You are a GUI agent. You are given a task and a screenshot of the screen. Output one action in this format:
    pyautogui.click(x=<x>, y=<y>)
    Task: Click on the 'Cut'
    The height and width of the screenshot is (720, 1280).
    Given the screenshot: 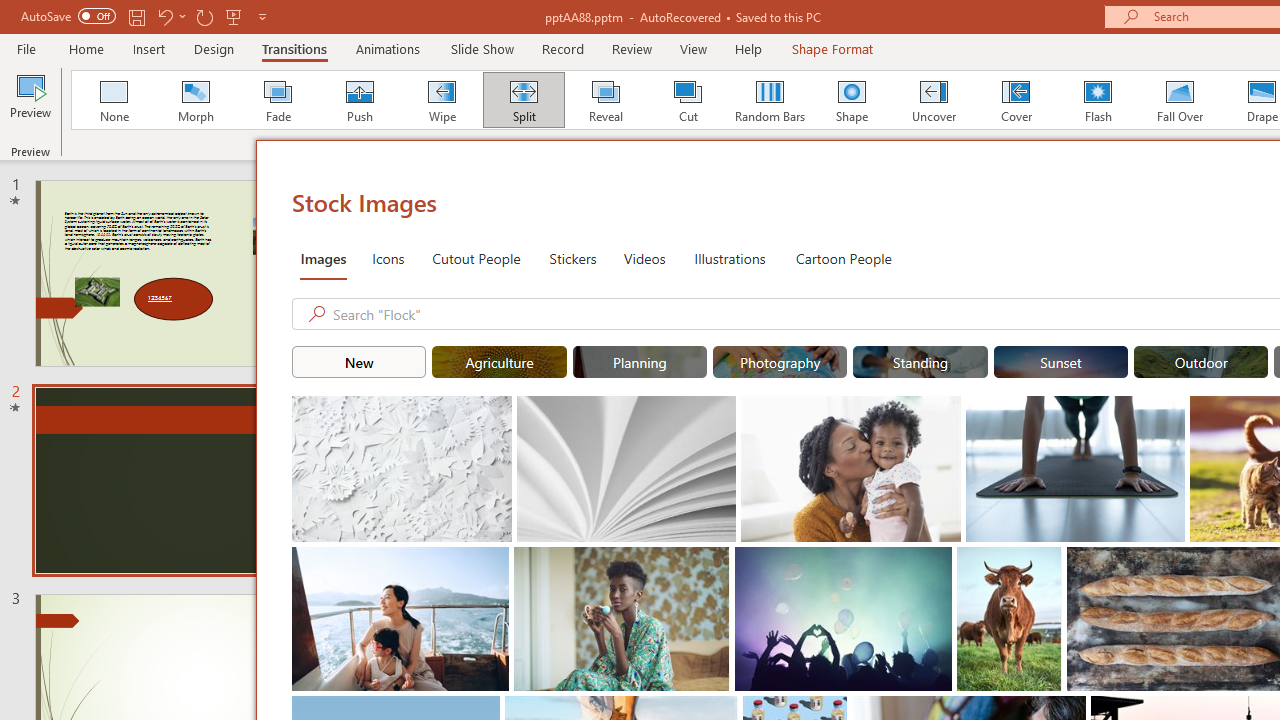 What is the action you would take?
    pyautogui.click(x=688, y=100)
    